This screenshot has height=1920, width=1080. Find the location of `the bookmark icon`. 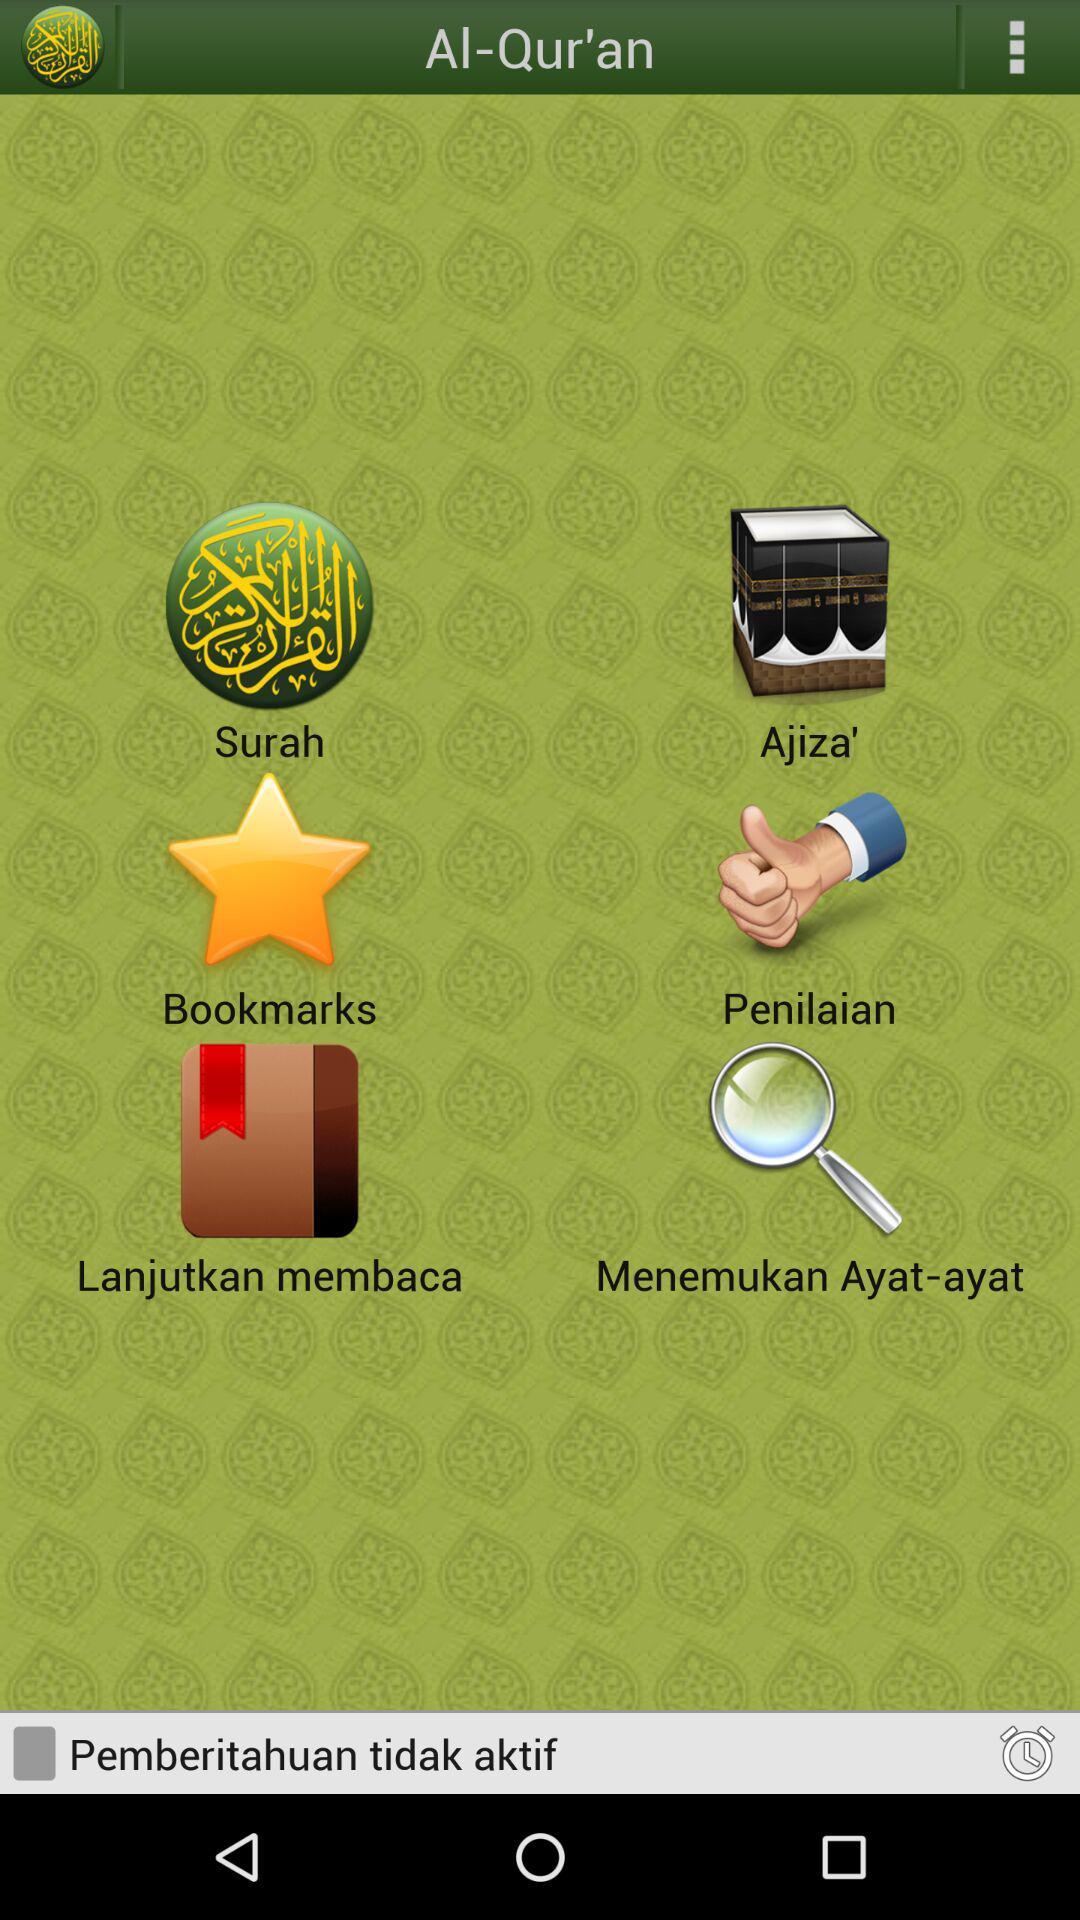

the bookmark icon is located at coordinates (270, 1219).